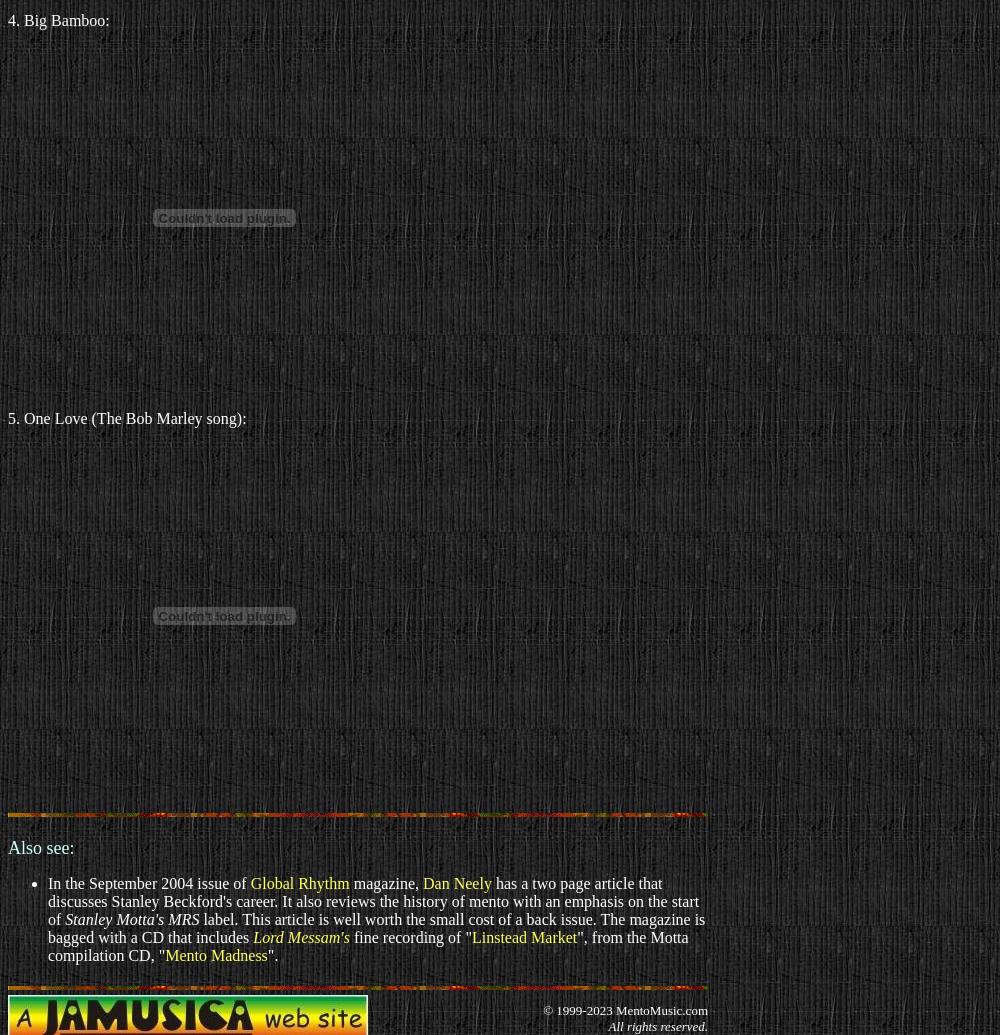 The width and height of the screenshot is (1000, 1035). I want to click on 'Lord Messam's', so click(301, 936).